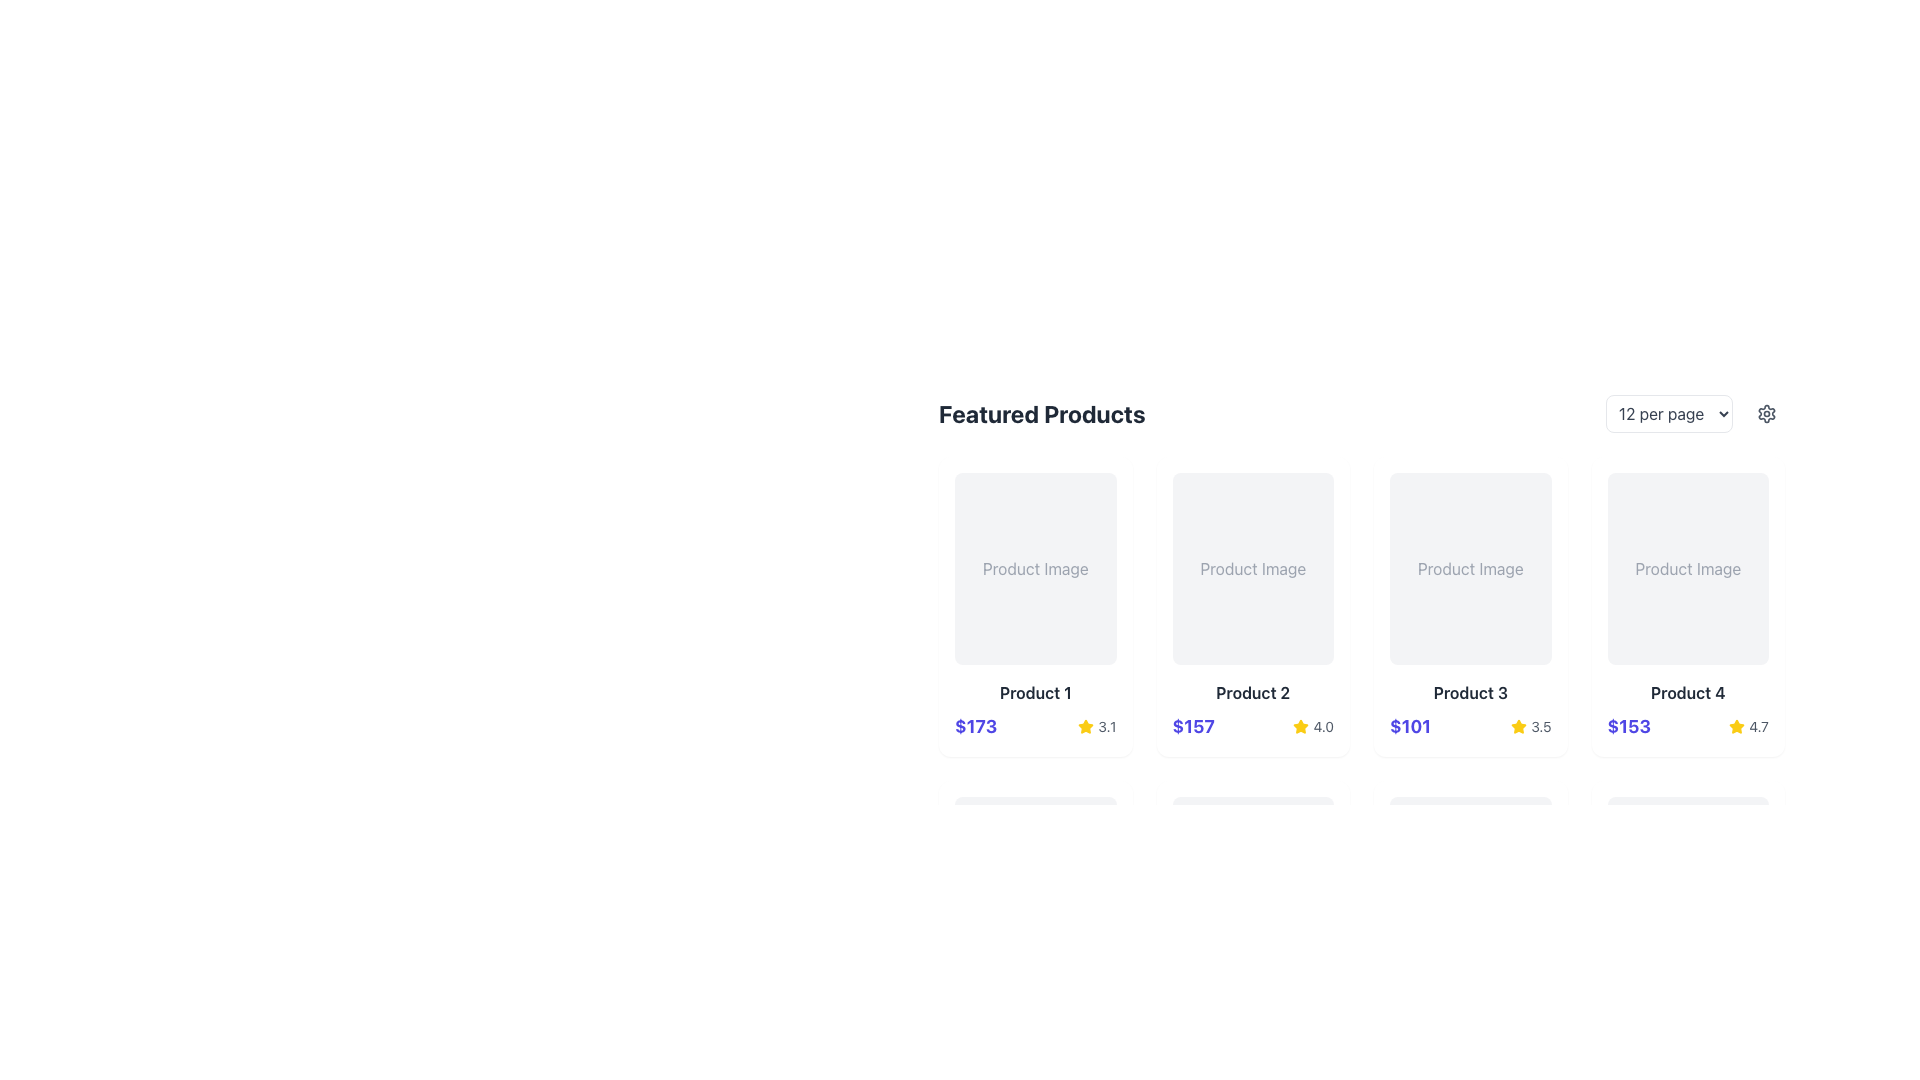 The height and width of the screenshot is (1080, 1920). I want to click on the numeric text label '4.7' which is styled in a small gray font and is located next to a star symbol in the product details section for Product 4, so click(1757, 726).